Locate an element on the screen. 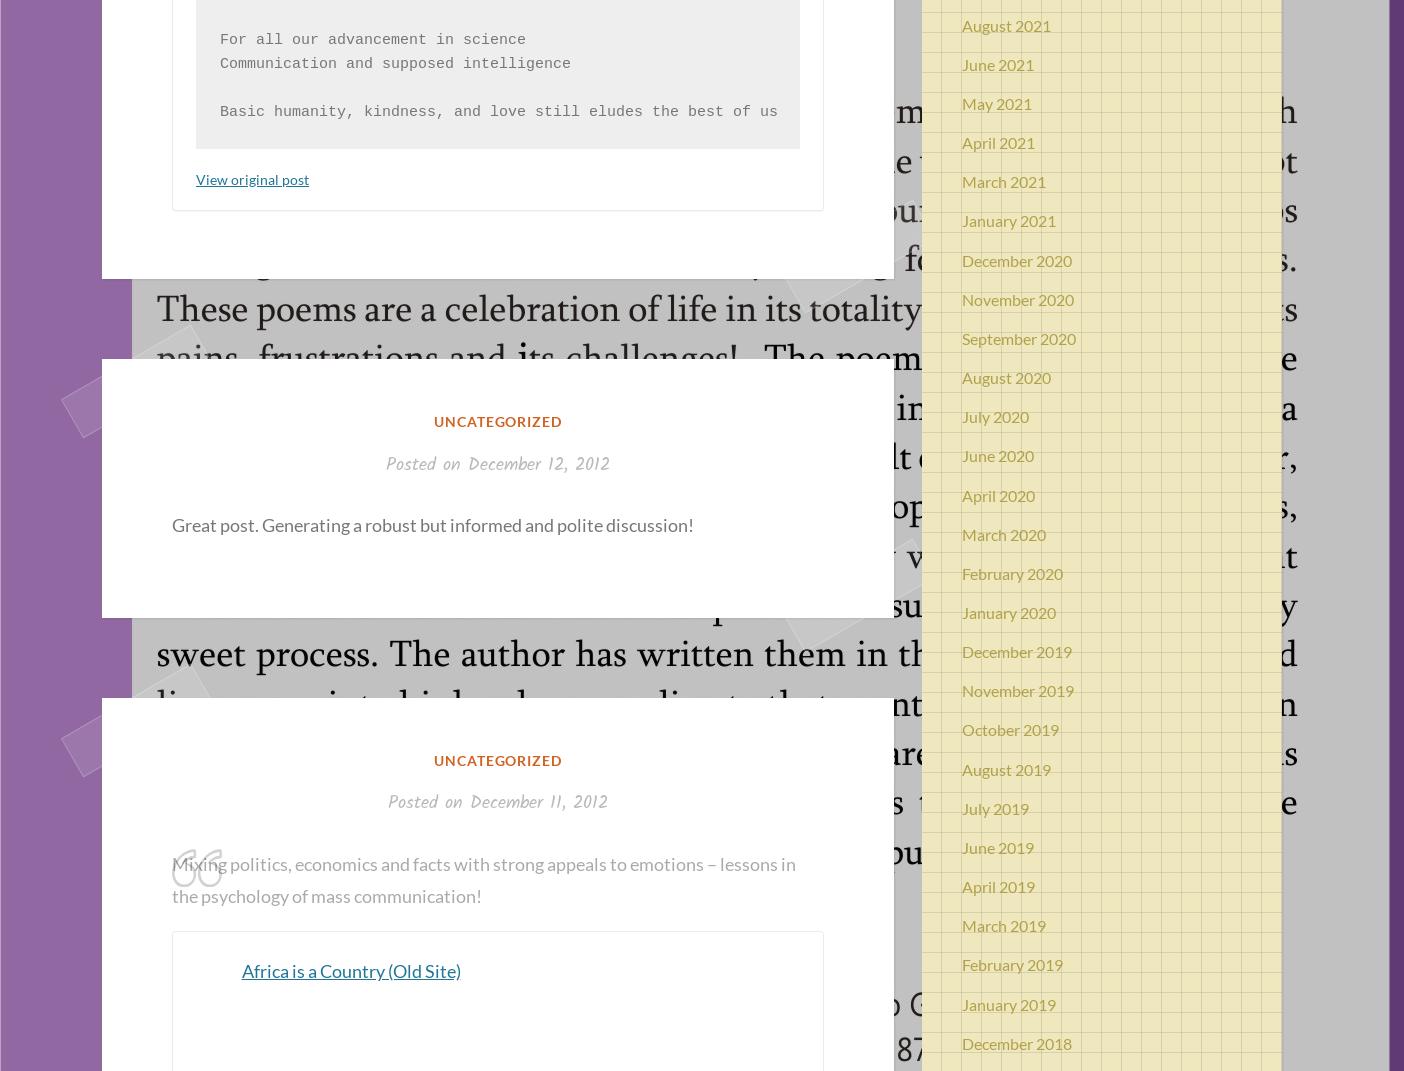 This screenshot has width=1404, height=1071. 'December 11, 2012' is located at coordinates (469, 802).